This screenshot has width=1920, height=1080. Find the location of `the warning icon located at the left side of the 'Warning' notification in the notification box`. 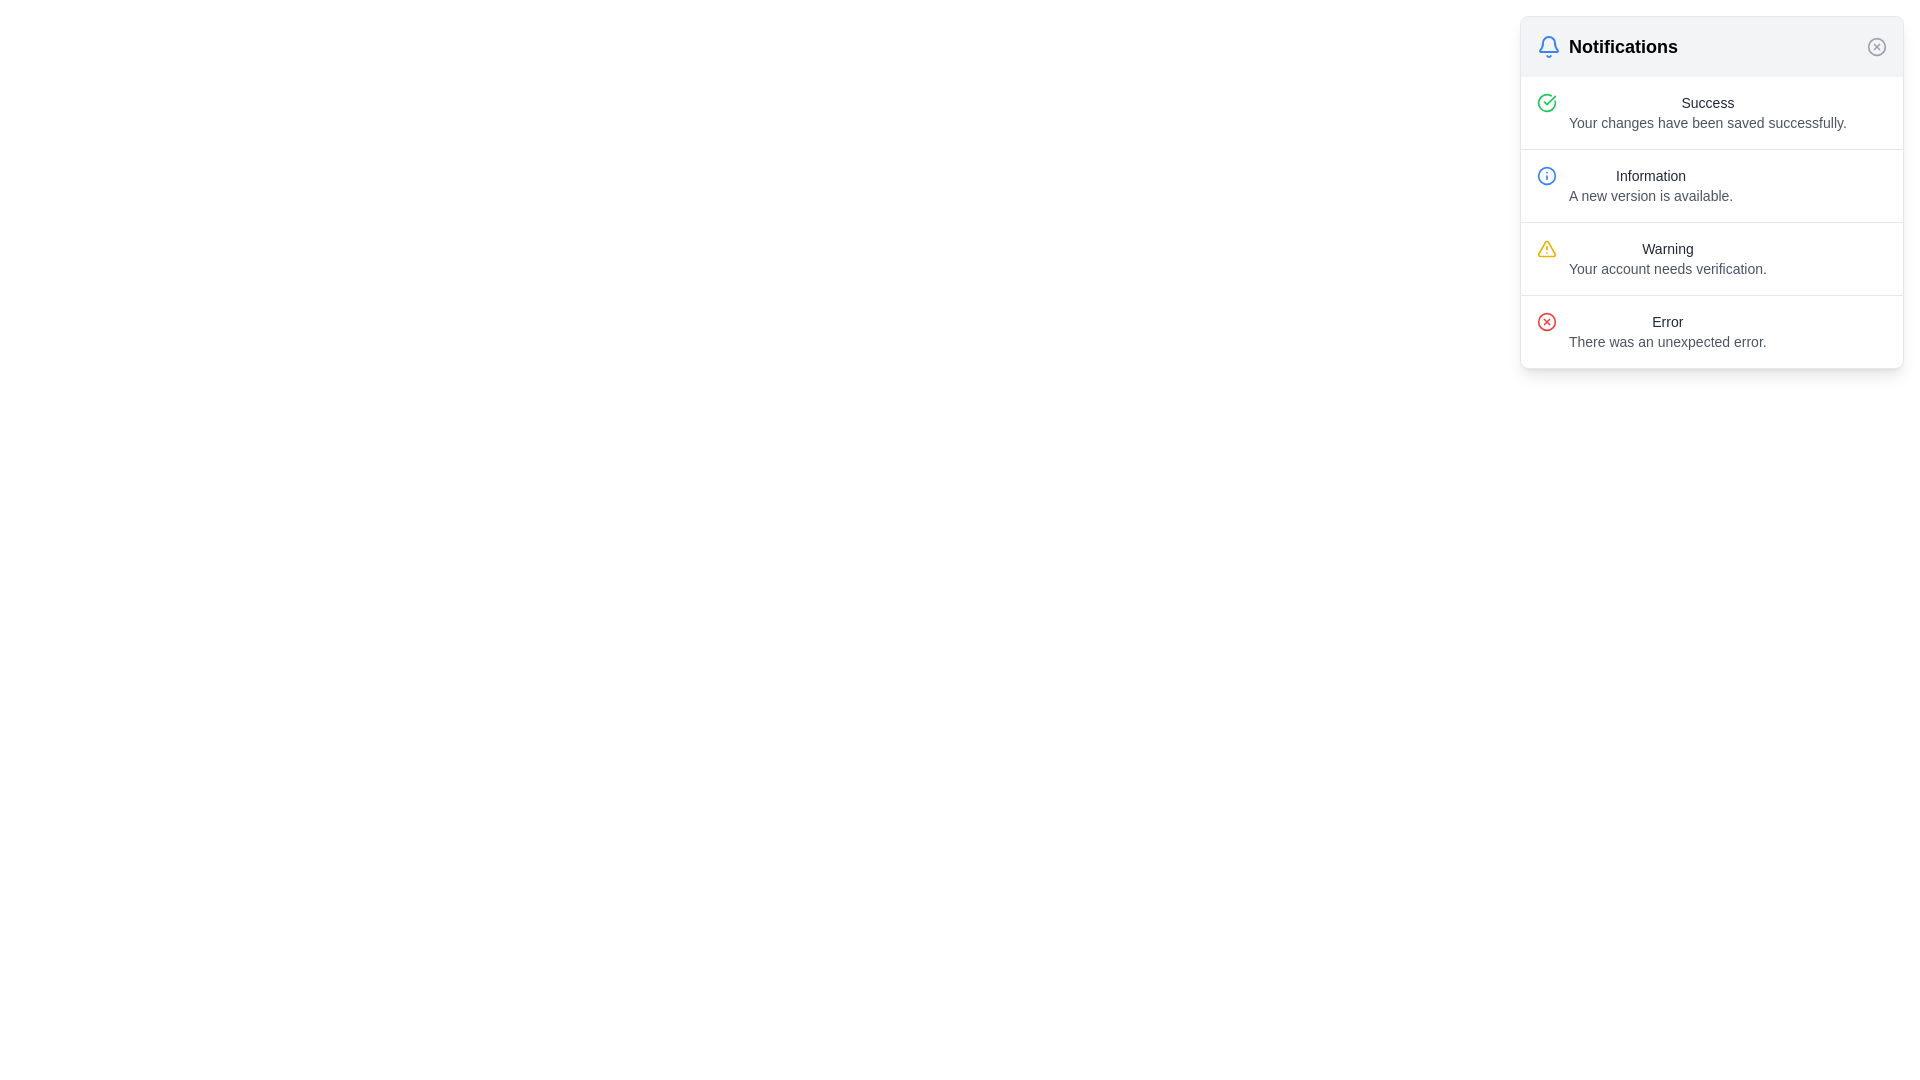

the warning icon located at the left side of the 'Warning' notification in the notification box is located at coordinates (1545, 248).